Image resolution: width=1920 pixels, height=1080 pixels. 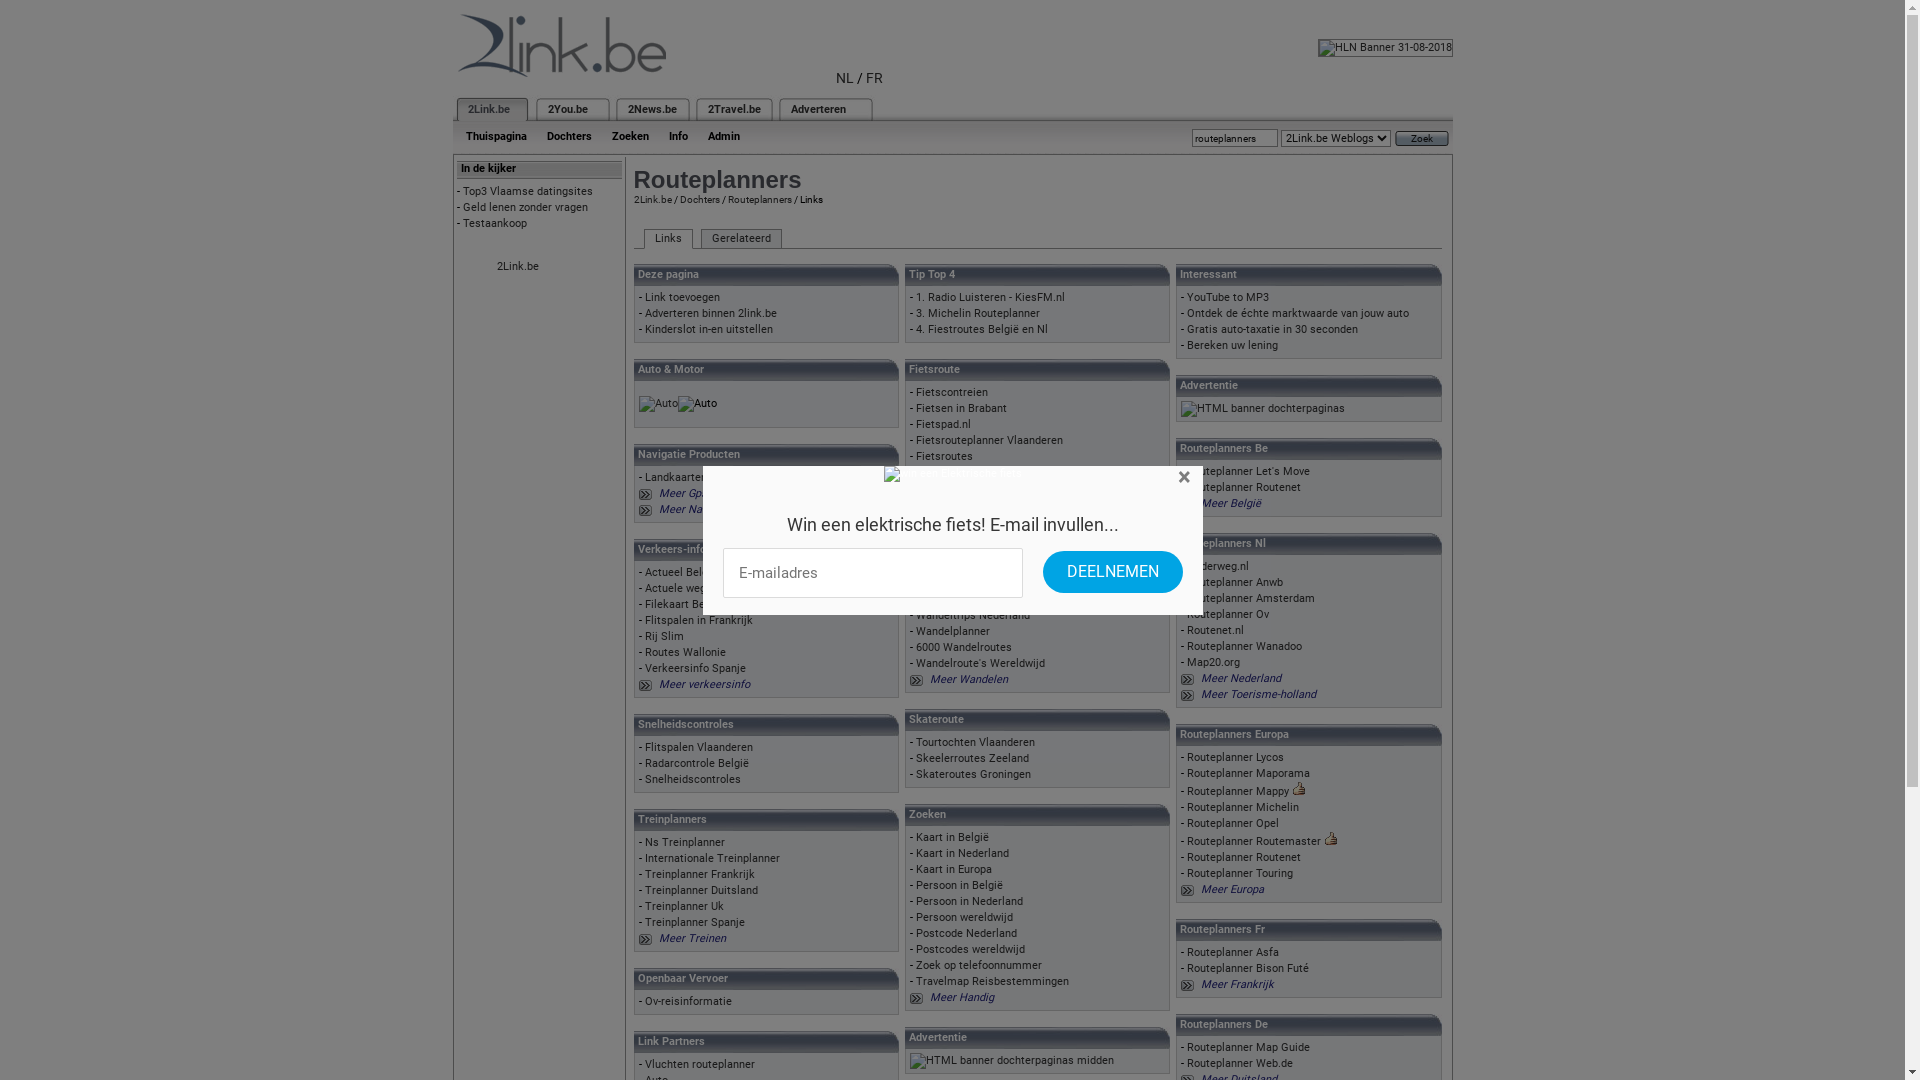 I want to click on 'Meer Wandelen', so click(x=929, y=678).